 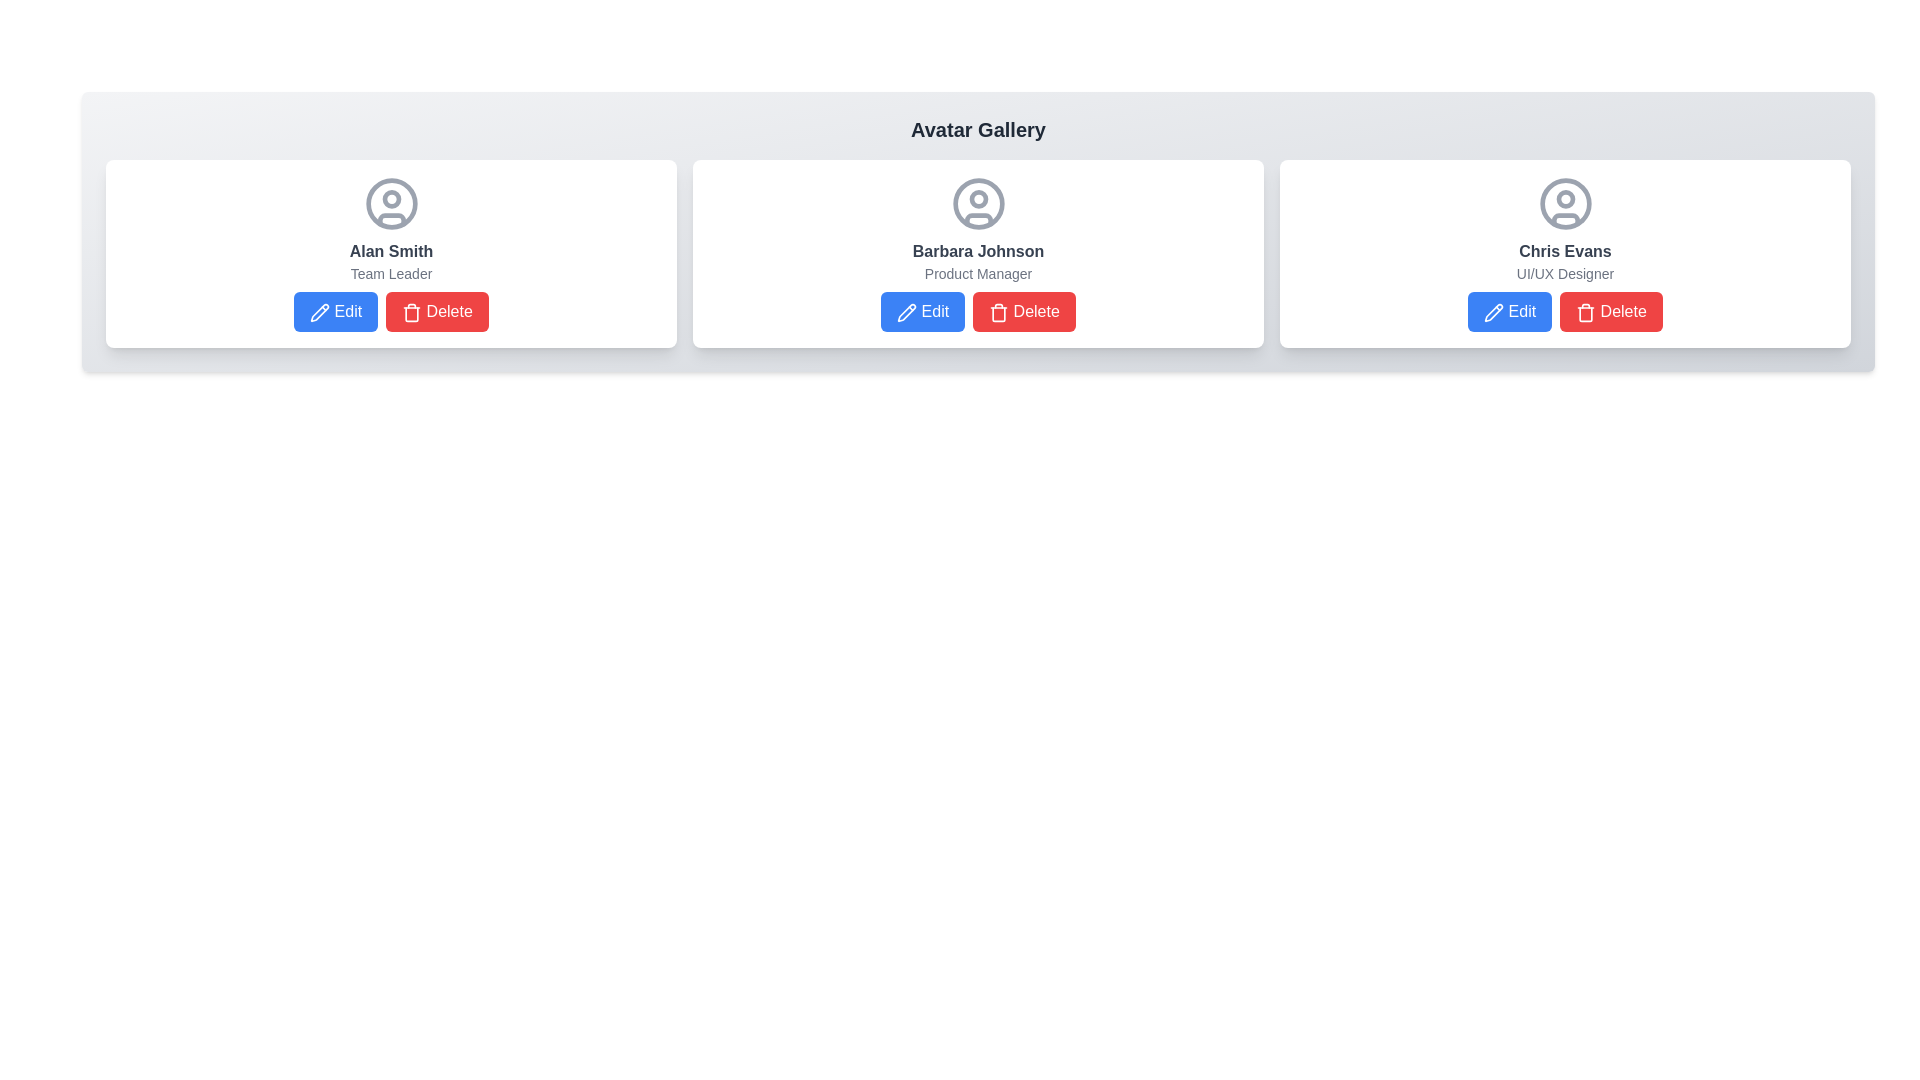 I want to click on the text label displaying the name of the person associated with the user profile card, located in the central card of a three-card layout, so click(x=978, y=250).